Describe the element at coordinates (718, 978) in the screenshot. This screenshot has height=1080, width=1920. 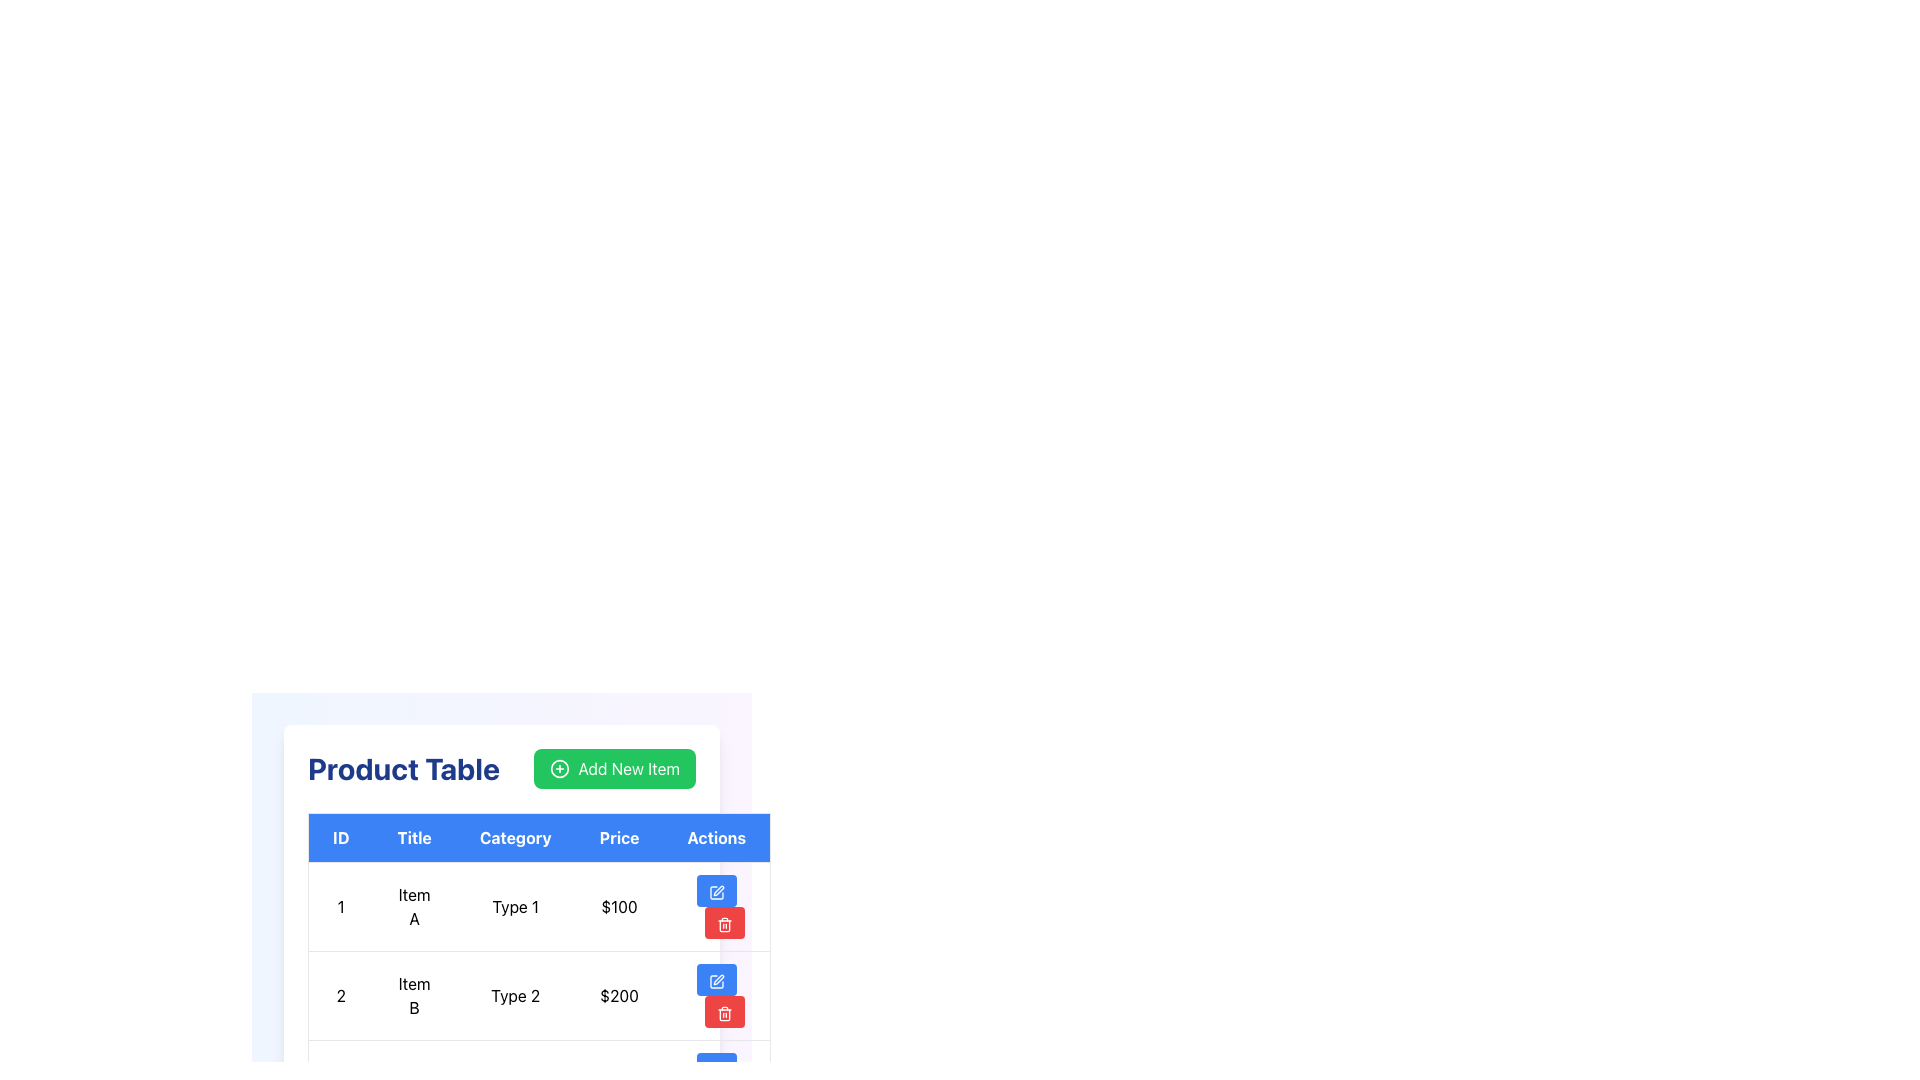
I see `the pen icon in the 'Actions' column of the second row in the table` at that location.